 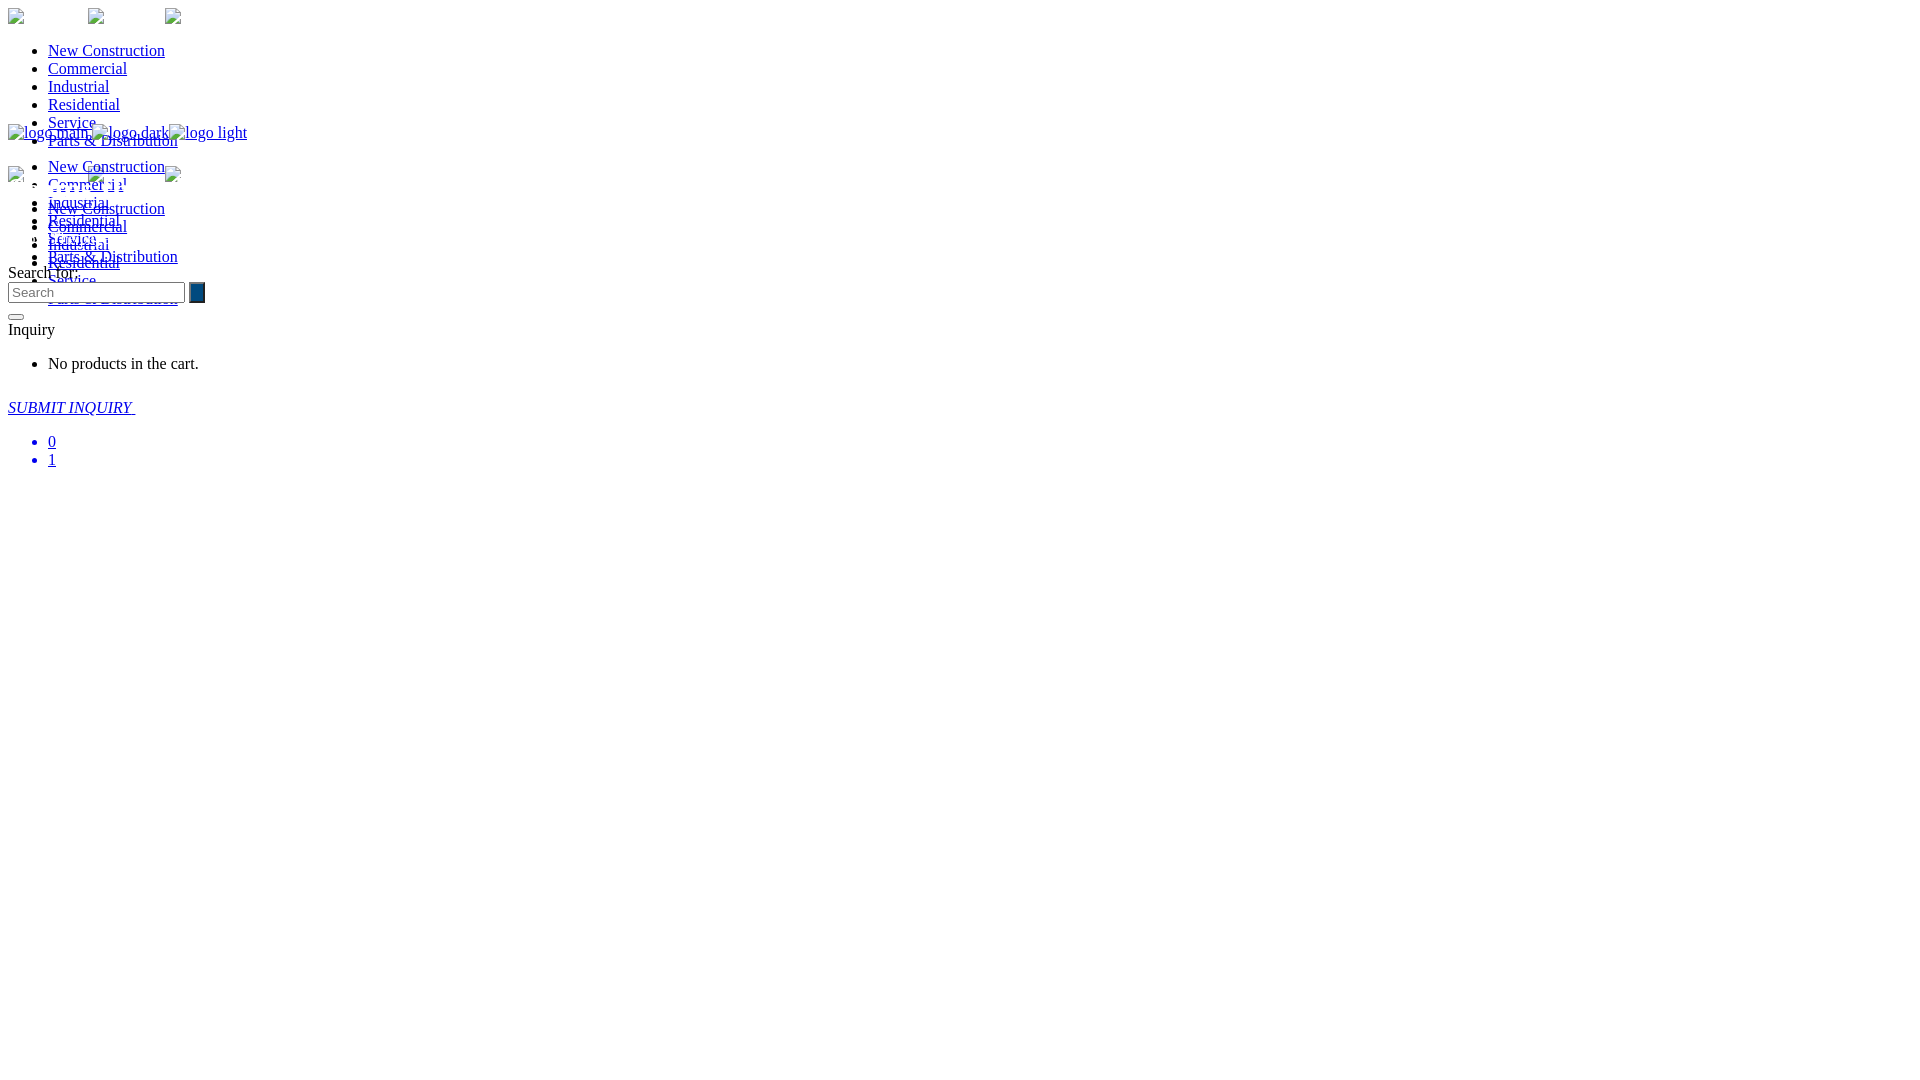 What do you see at coordinates (82, 406) in the screenshot?
I see `'SUBMIT INQUIRY'` at bounding box center [82, 406].